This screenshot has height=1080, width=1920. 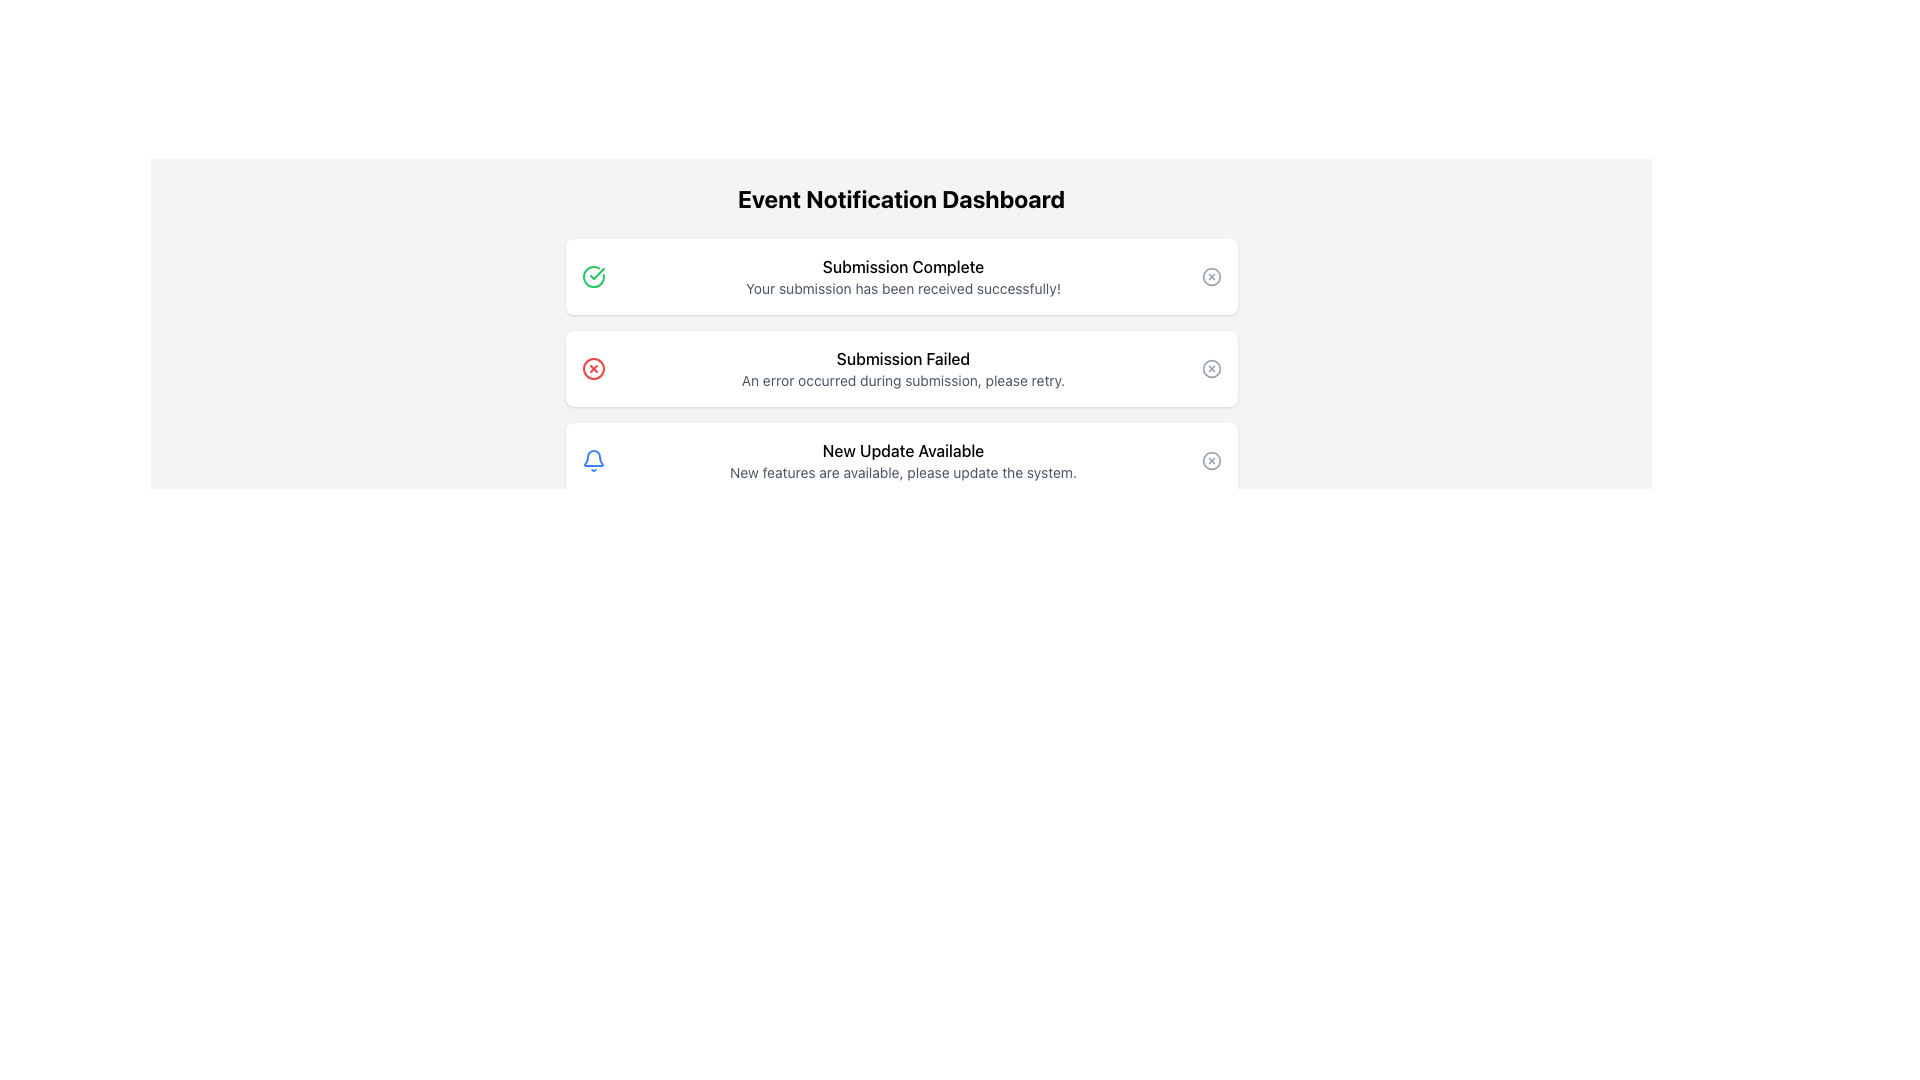 I want to click on the Text Display that indicates successful submission, located in the notification card at the top of the Event Notification Dashboard, so click(x=902, y=277).